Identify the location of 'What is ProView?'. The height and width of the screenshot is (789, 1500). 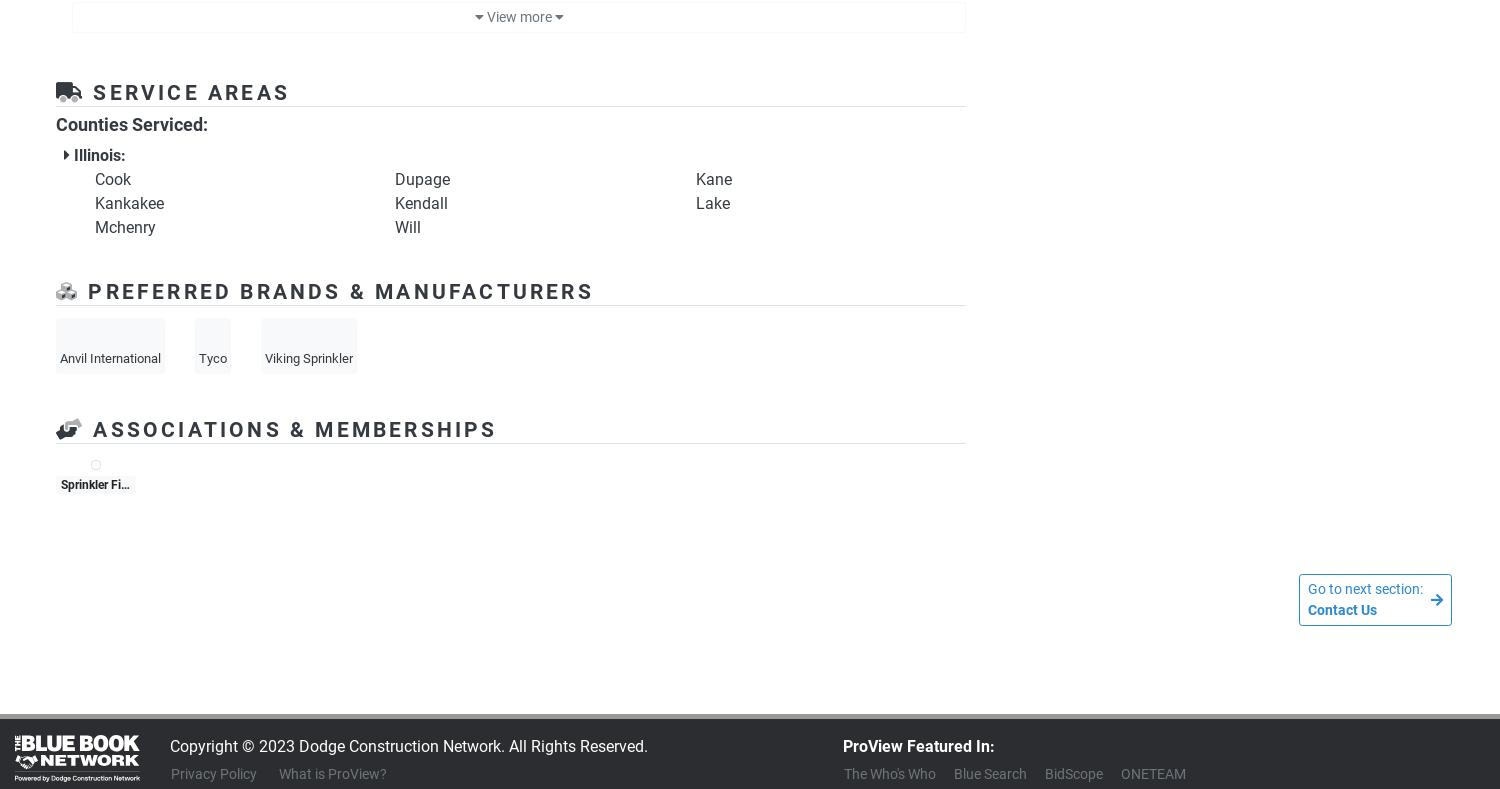
(332, 774).